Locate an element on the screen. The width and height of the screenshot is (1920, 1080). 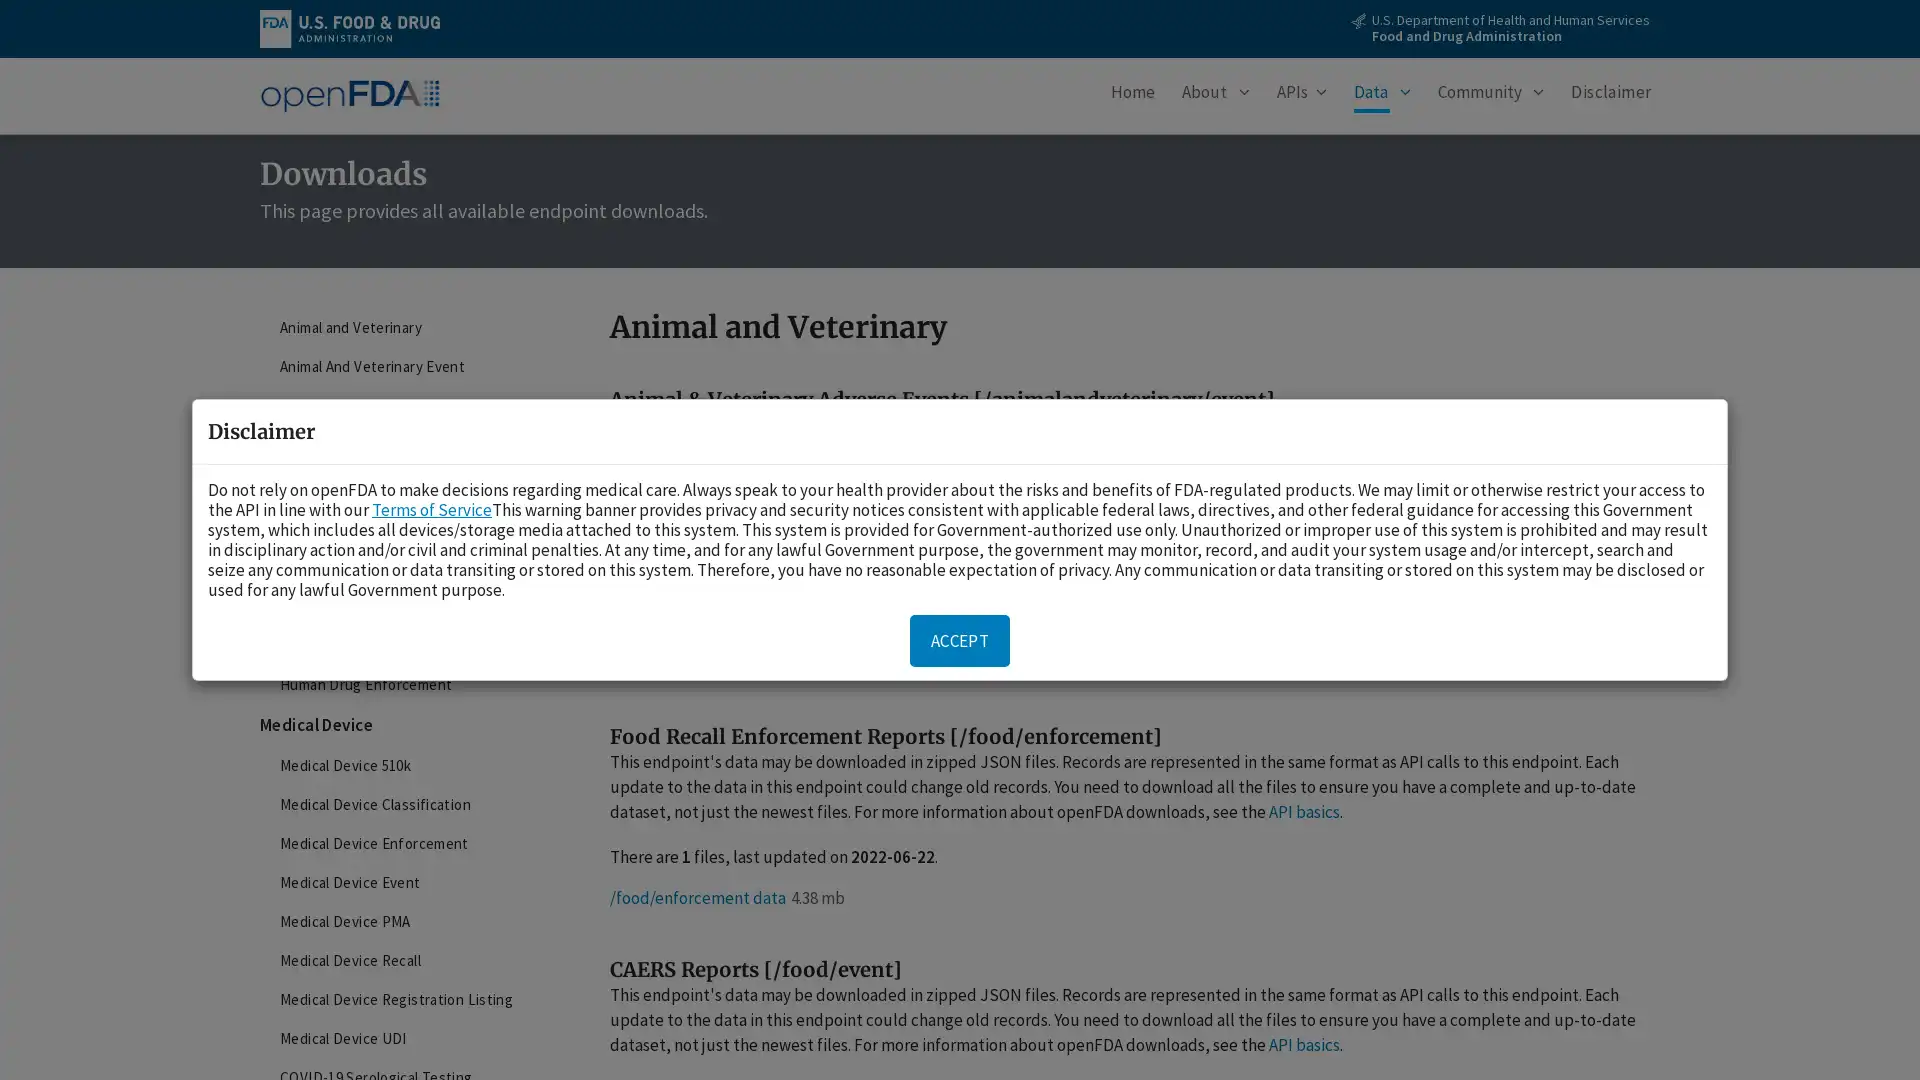
Medical Device Recall is located at coordinates (408, 959).